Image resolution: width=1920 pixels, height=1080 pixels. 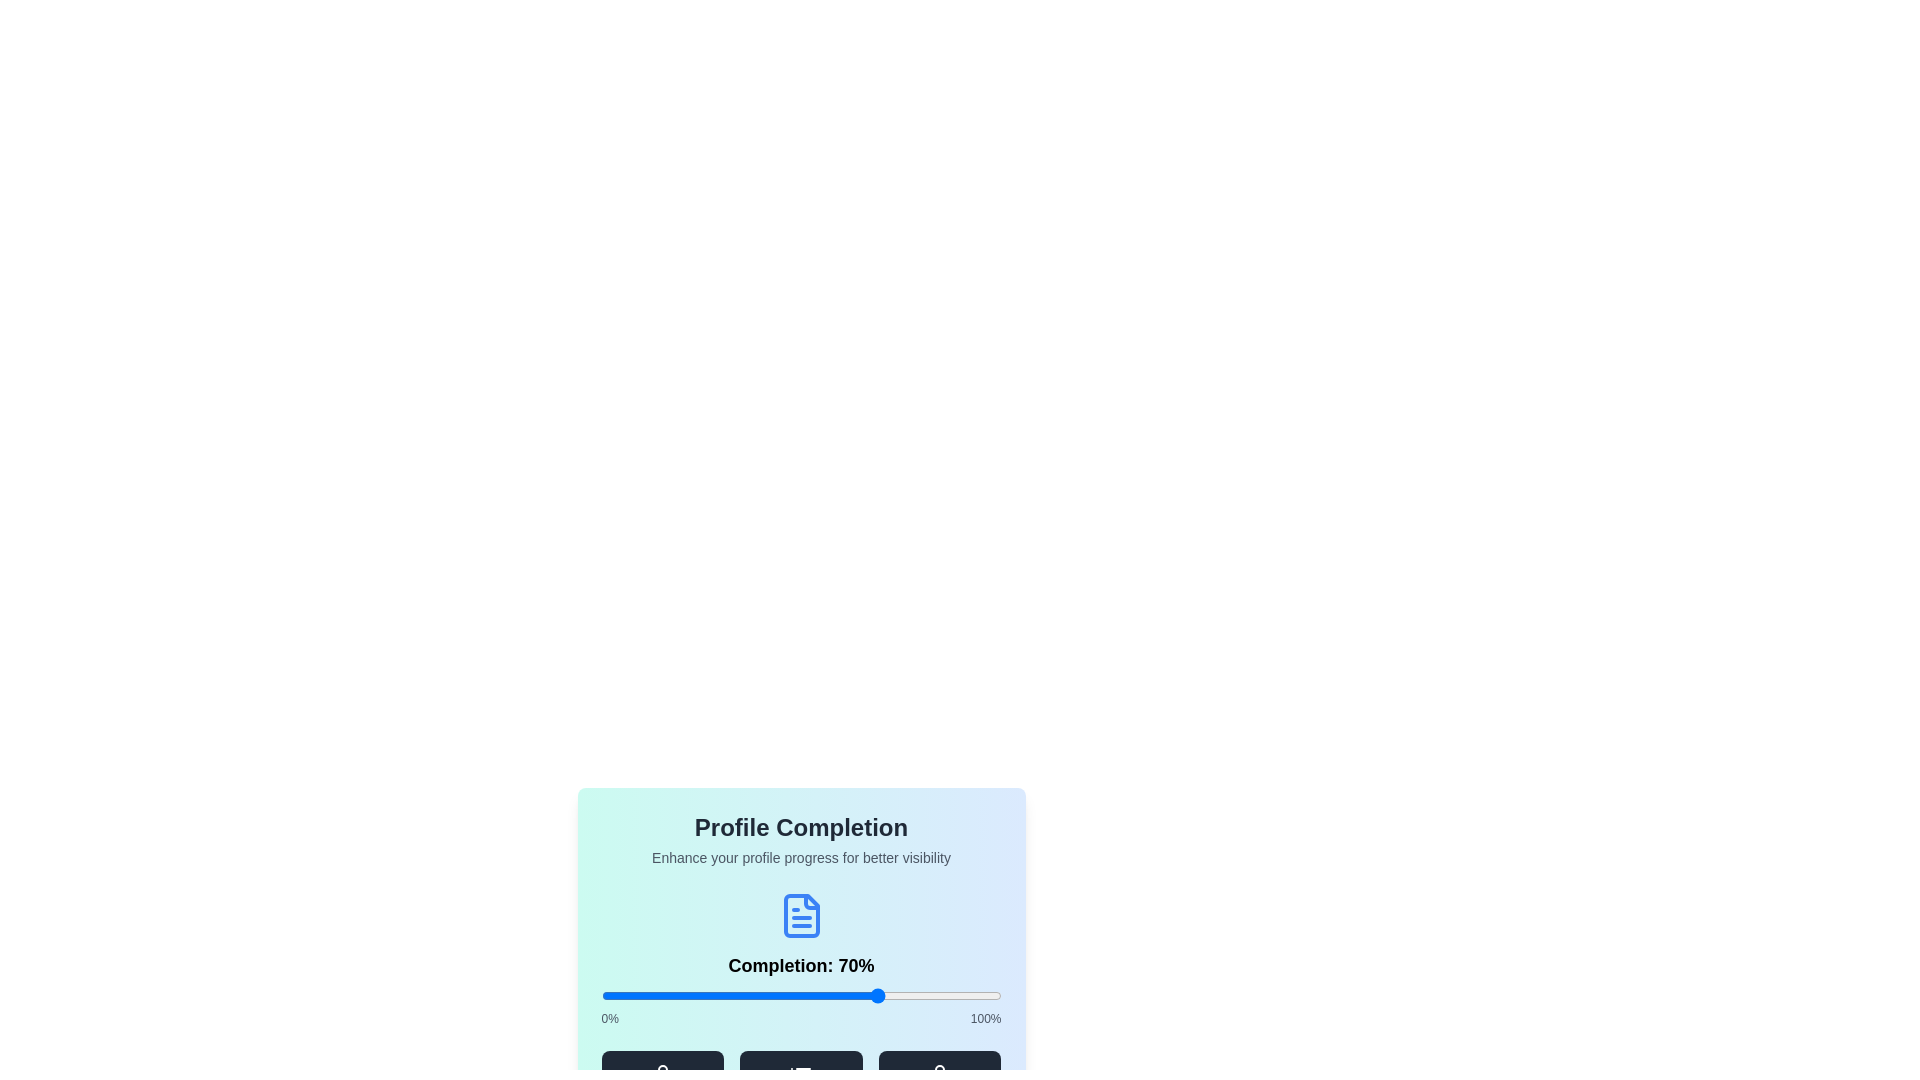 I want to click on the profile completion slider, so click(x=928, y=995).